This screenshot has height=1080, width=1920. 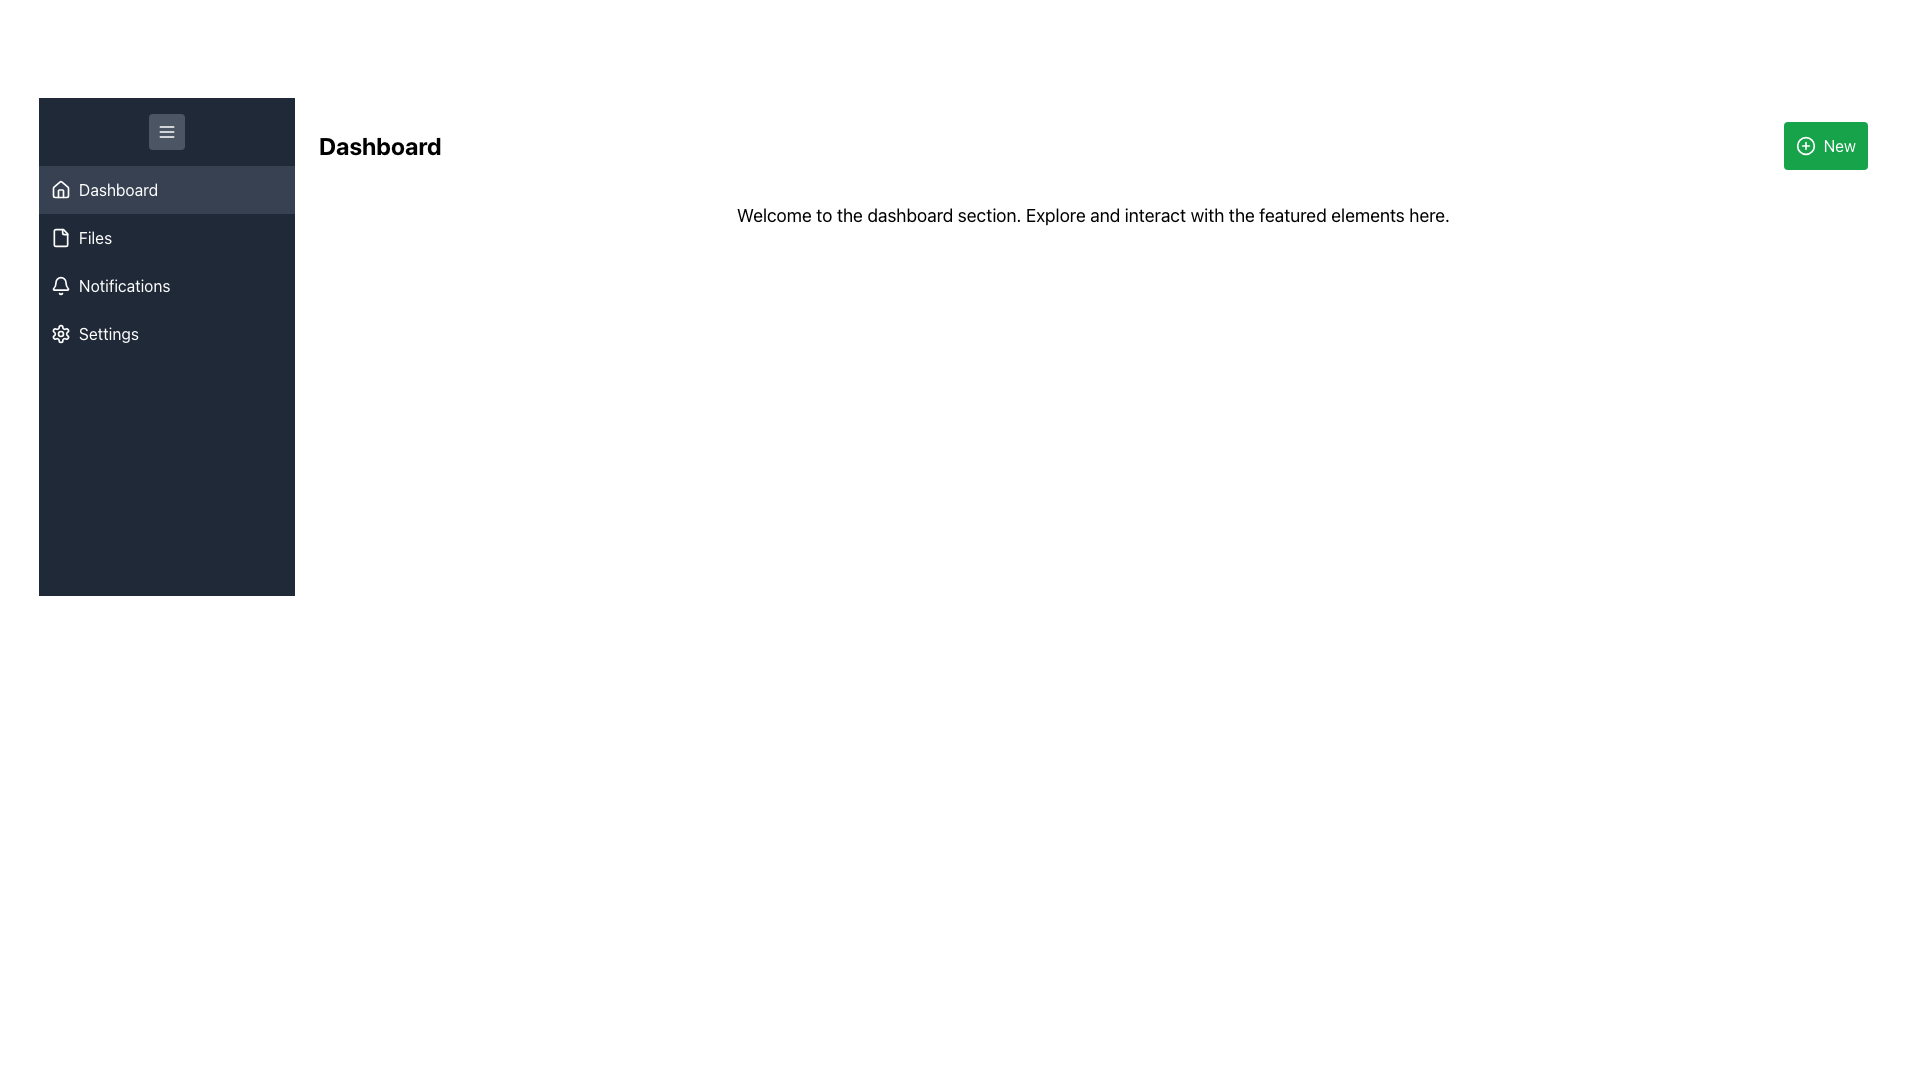 I want to click on the SVG icon representing a document file located in the sidebar menu adjacent to the 'Files' label, so click(x=61, y=237).